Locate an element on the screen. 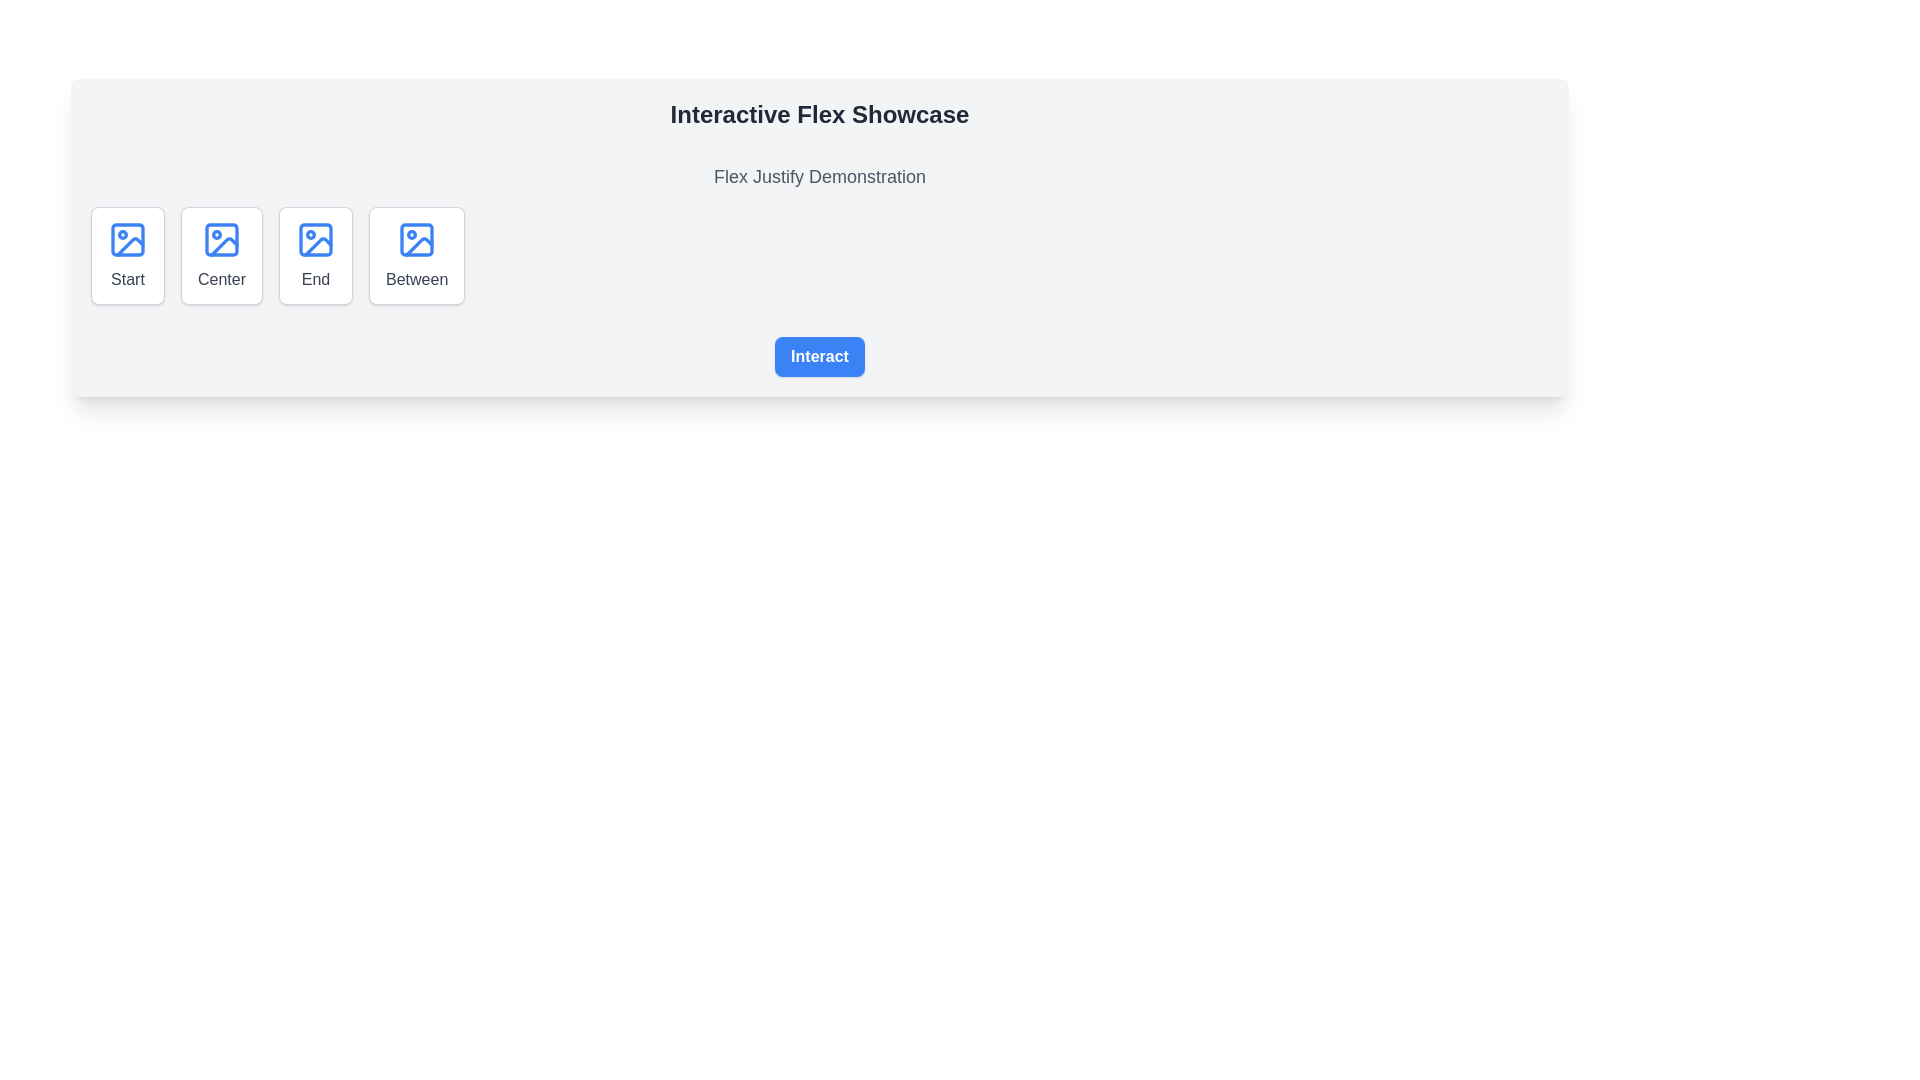 This screenshot has height=1080, width=1920. the text label 'End' which is located below an image thumbnail icon and is the third button from the left in a horizontal arrangement is located at coordinates (315, 280).